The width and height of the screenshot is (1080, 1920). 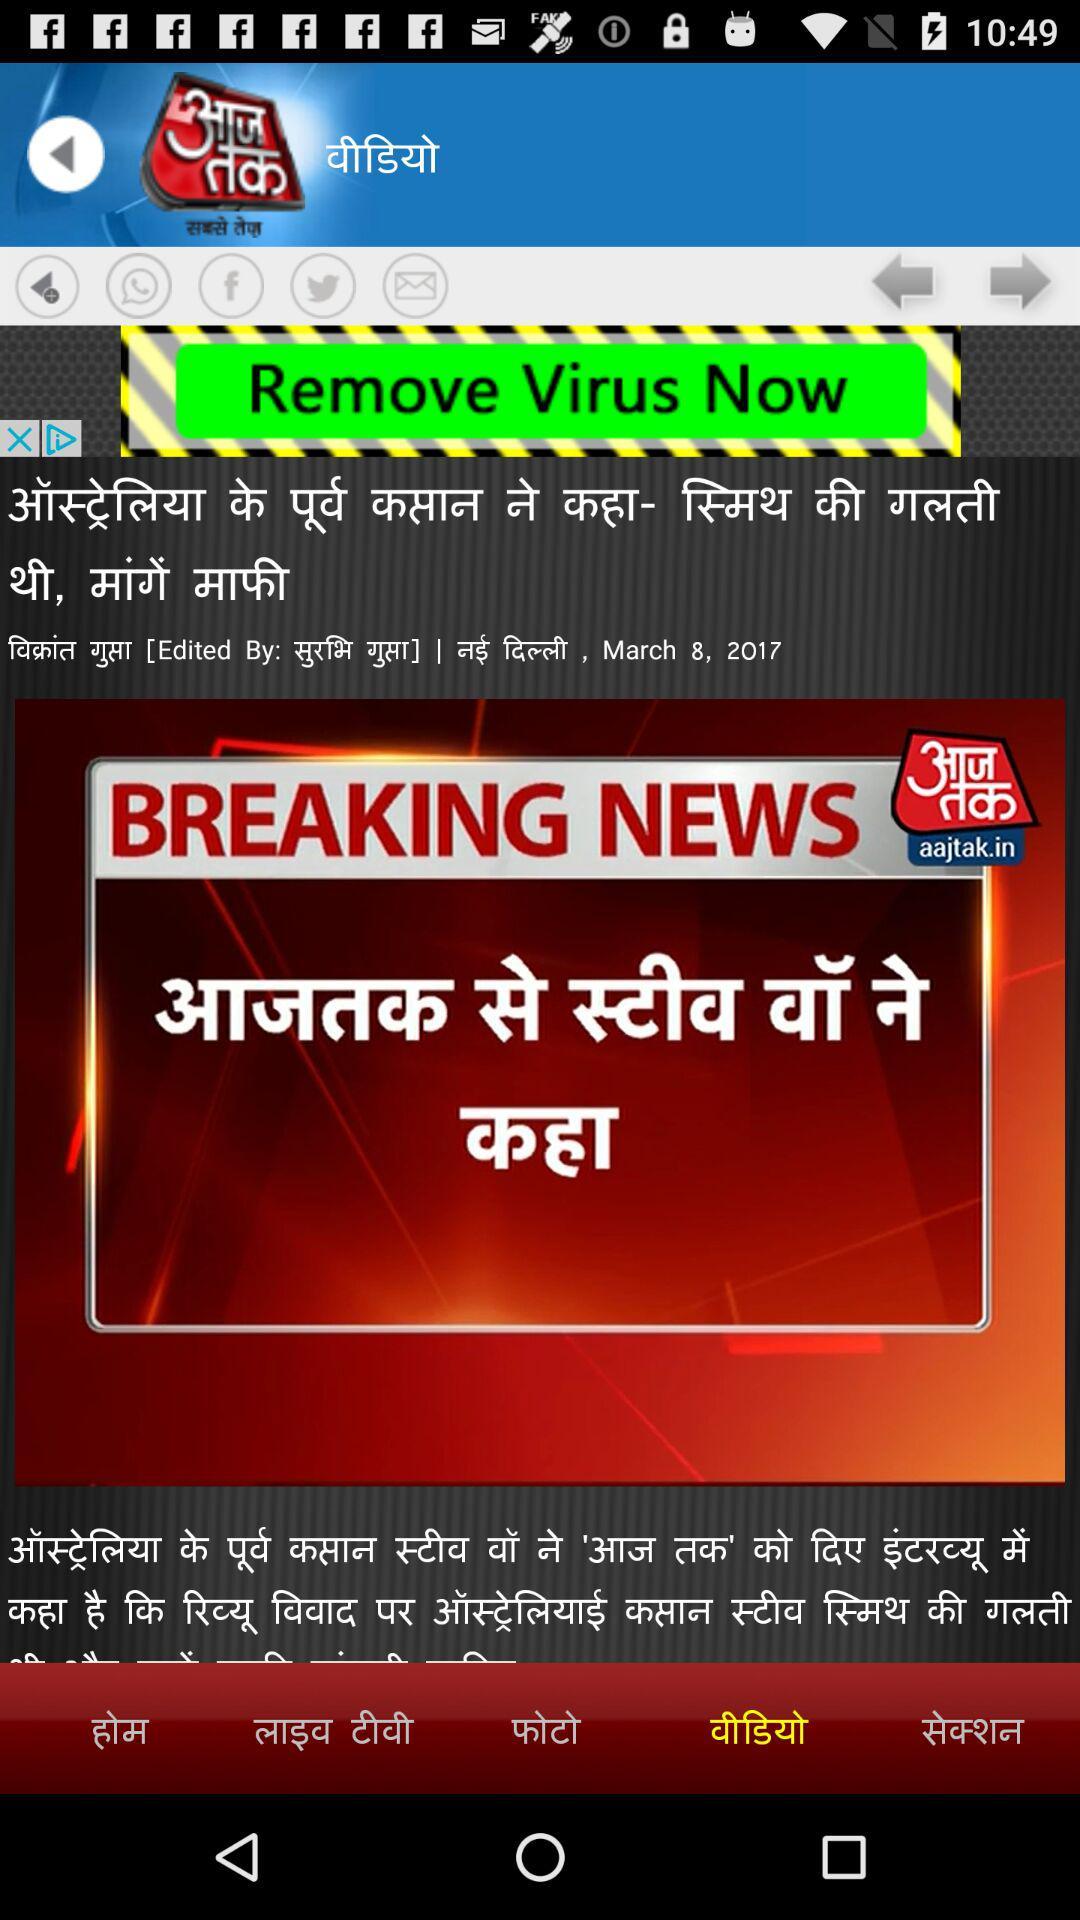 What do you see at coordinates (1021, 305) in the screenshot?
I see `the arrow_forward icon` at bounding box center [1021, 305].